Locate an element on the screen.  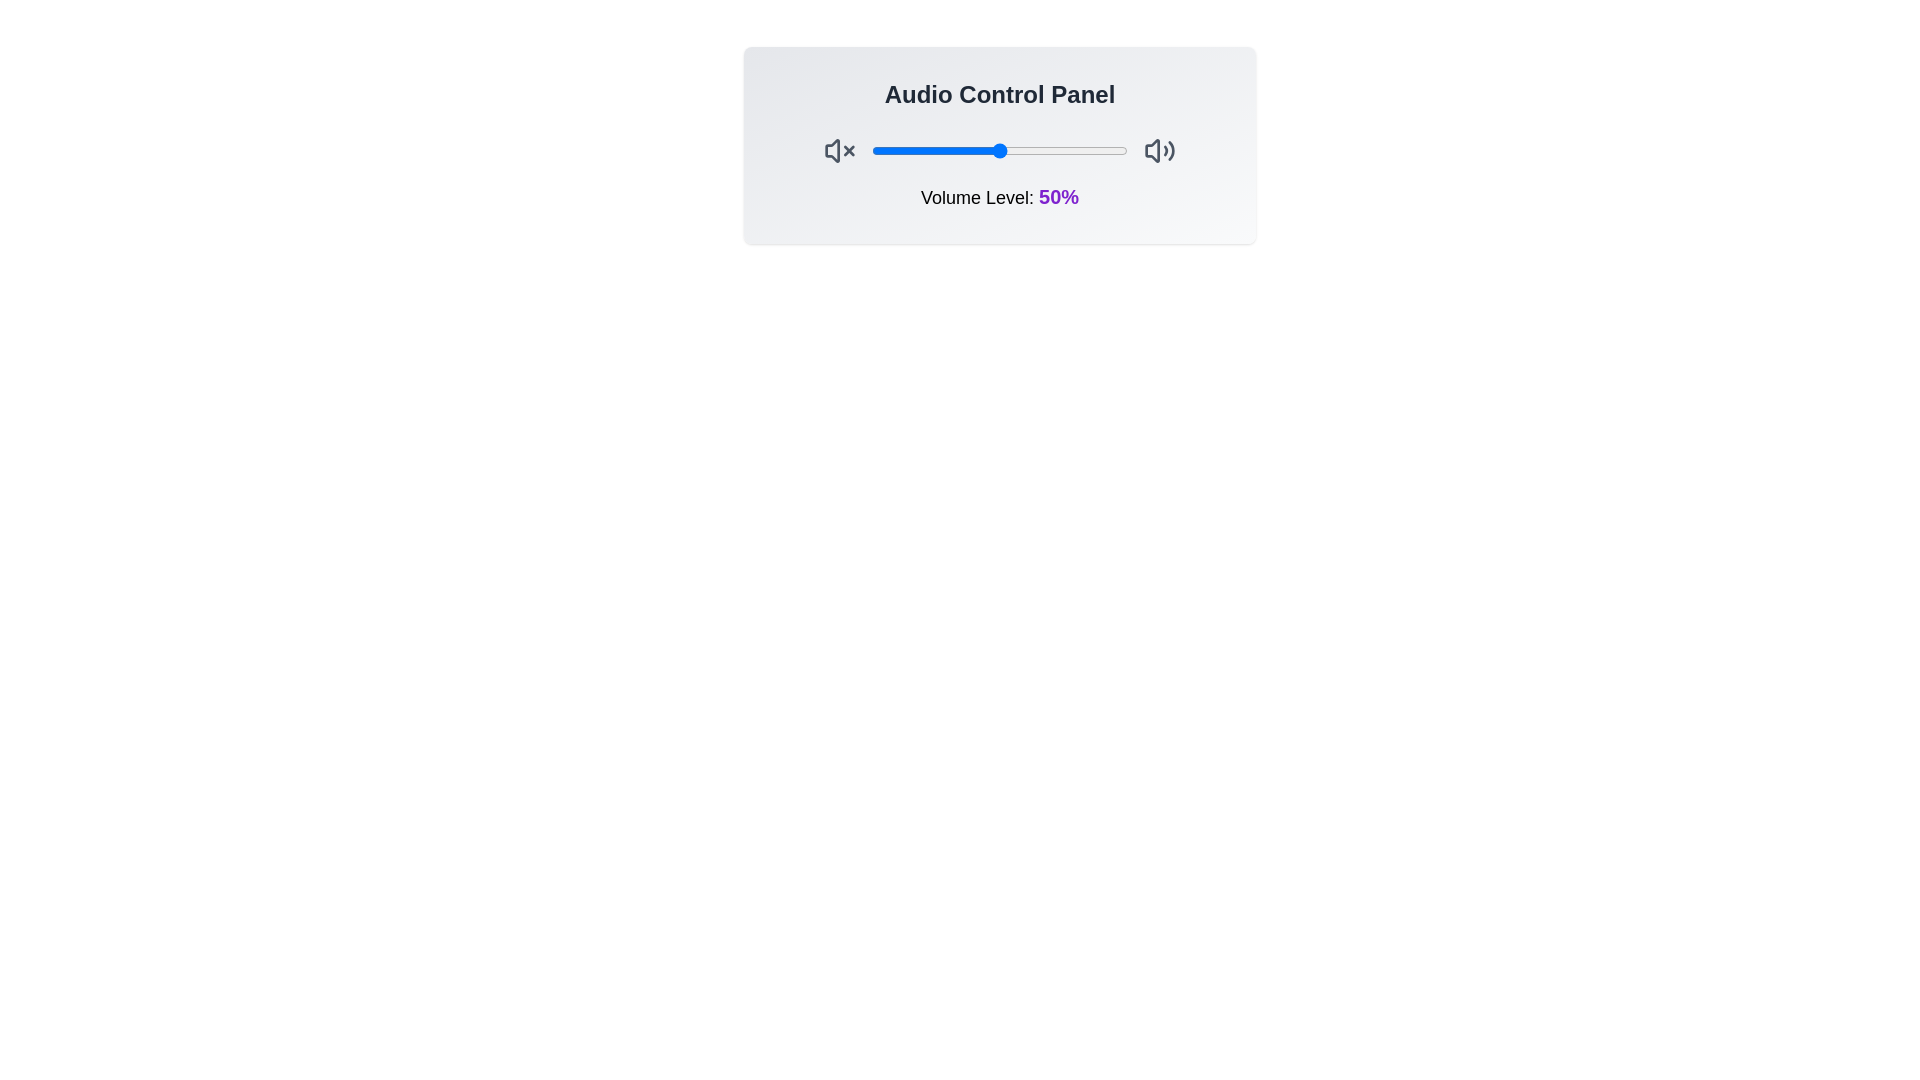
the audio icon located at the right end of the volume control section to interact with it, likely for muting or adjusting the volume is located at coordinates (1152, 149).